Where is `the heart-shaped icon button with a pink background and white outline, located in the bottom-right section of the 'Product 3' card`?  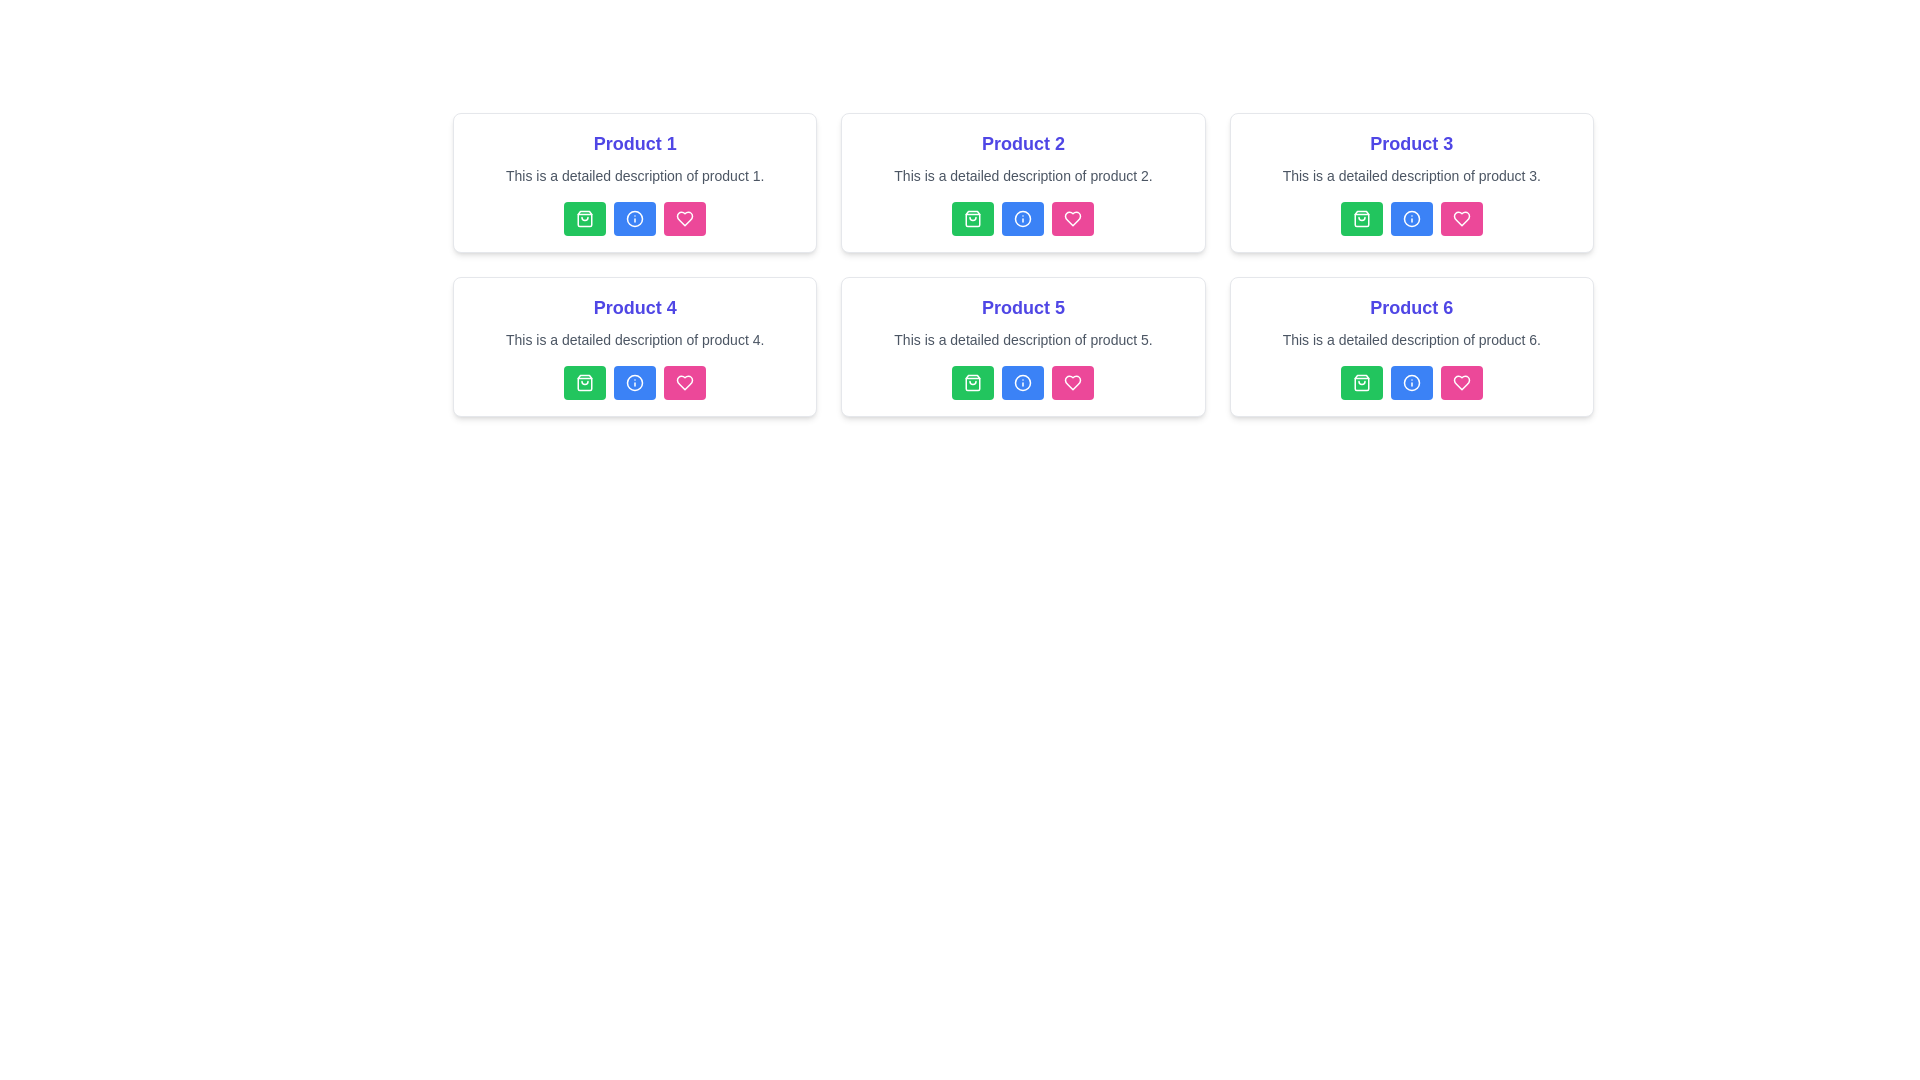 the heart-shaped icon button with a pink background and white outline, located in the bottom-right section of the 'Product 3' card is located at coordinates (1461, 219).